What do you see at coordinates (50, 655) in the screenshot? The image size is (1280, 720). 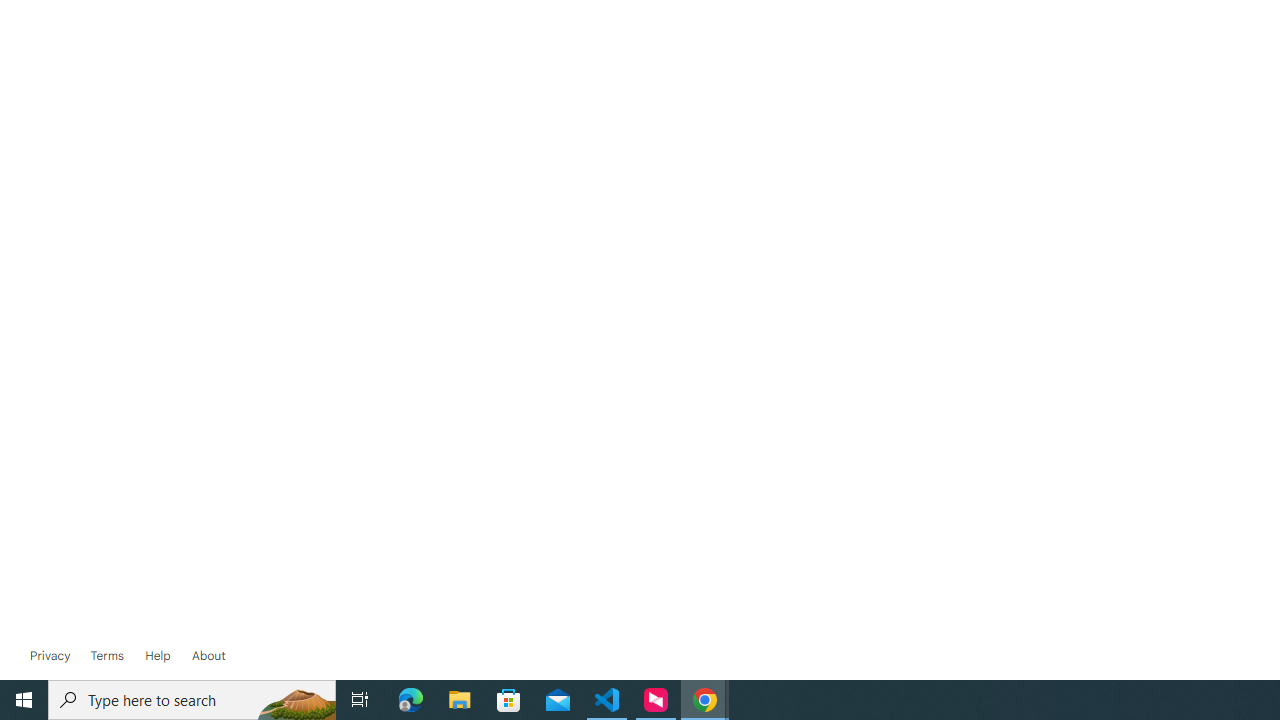 I see `'Privacy'` at bounding box center [50, 655].